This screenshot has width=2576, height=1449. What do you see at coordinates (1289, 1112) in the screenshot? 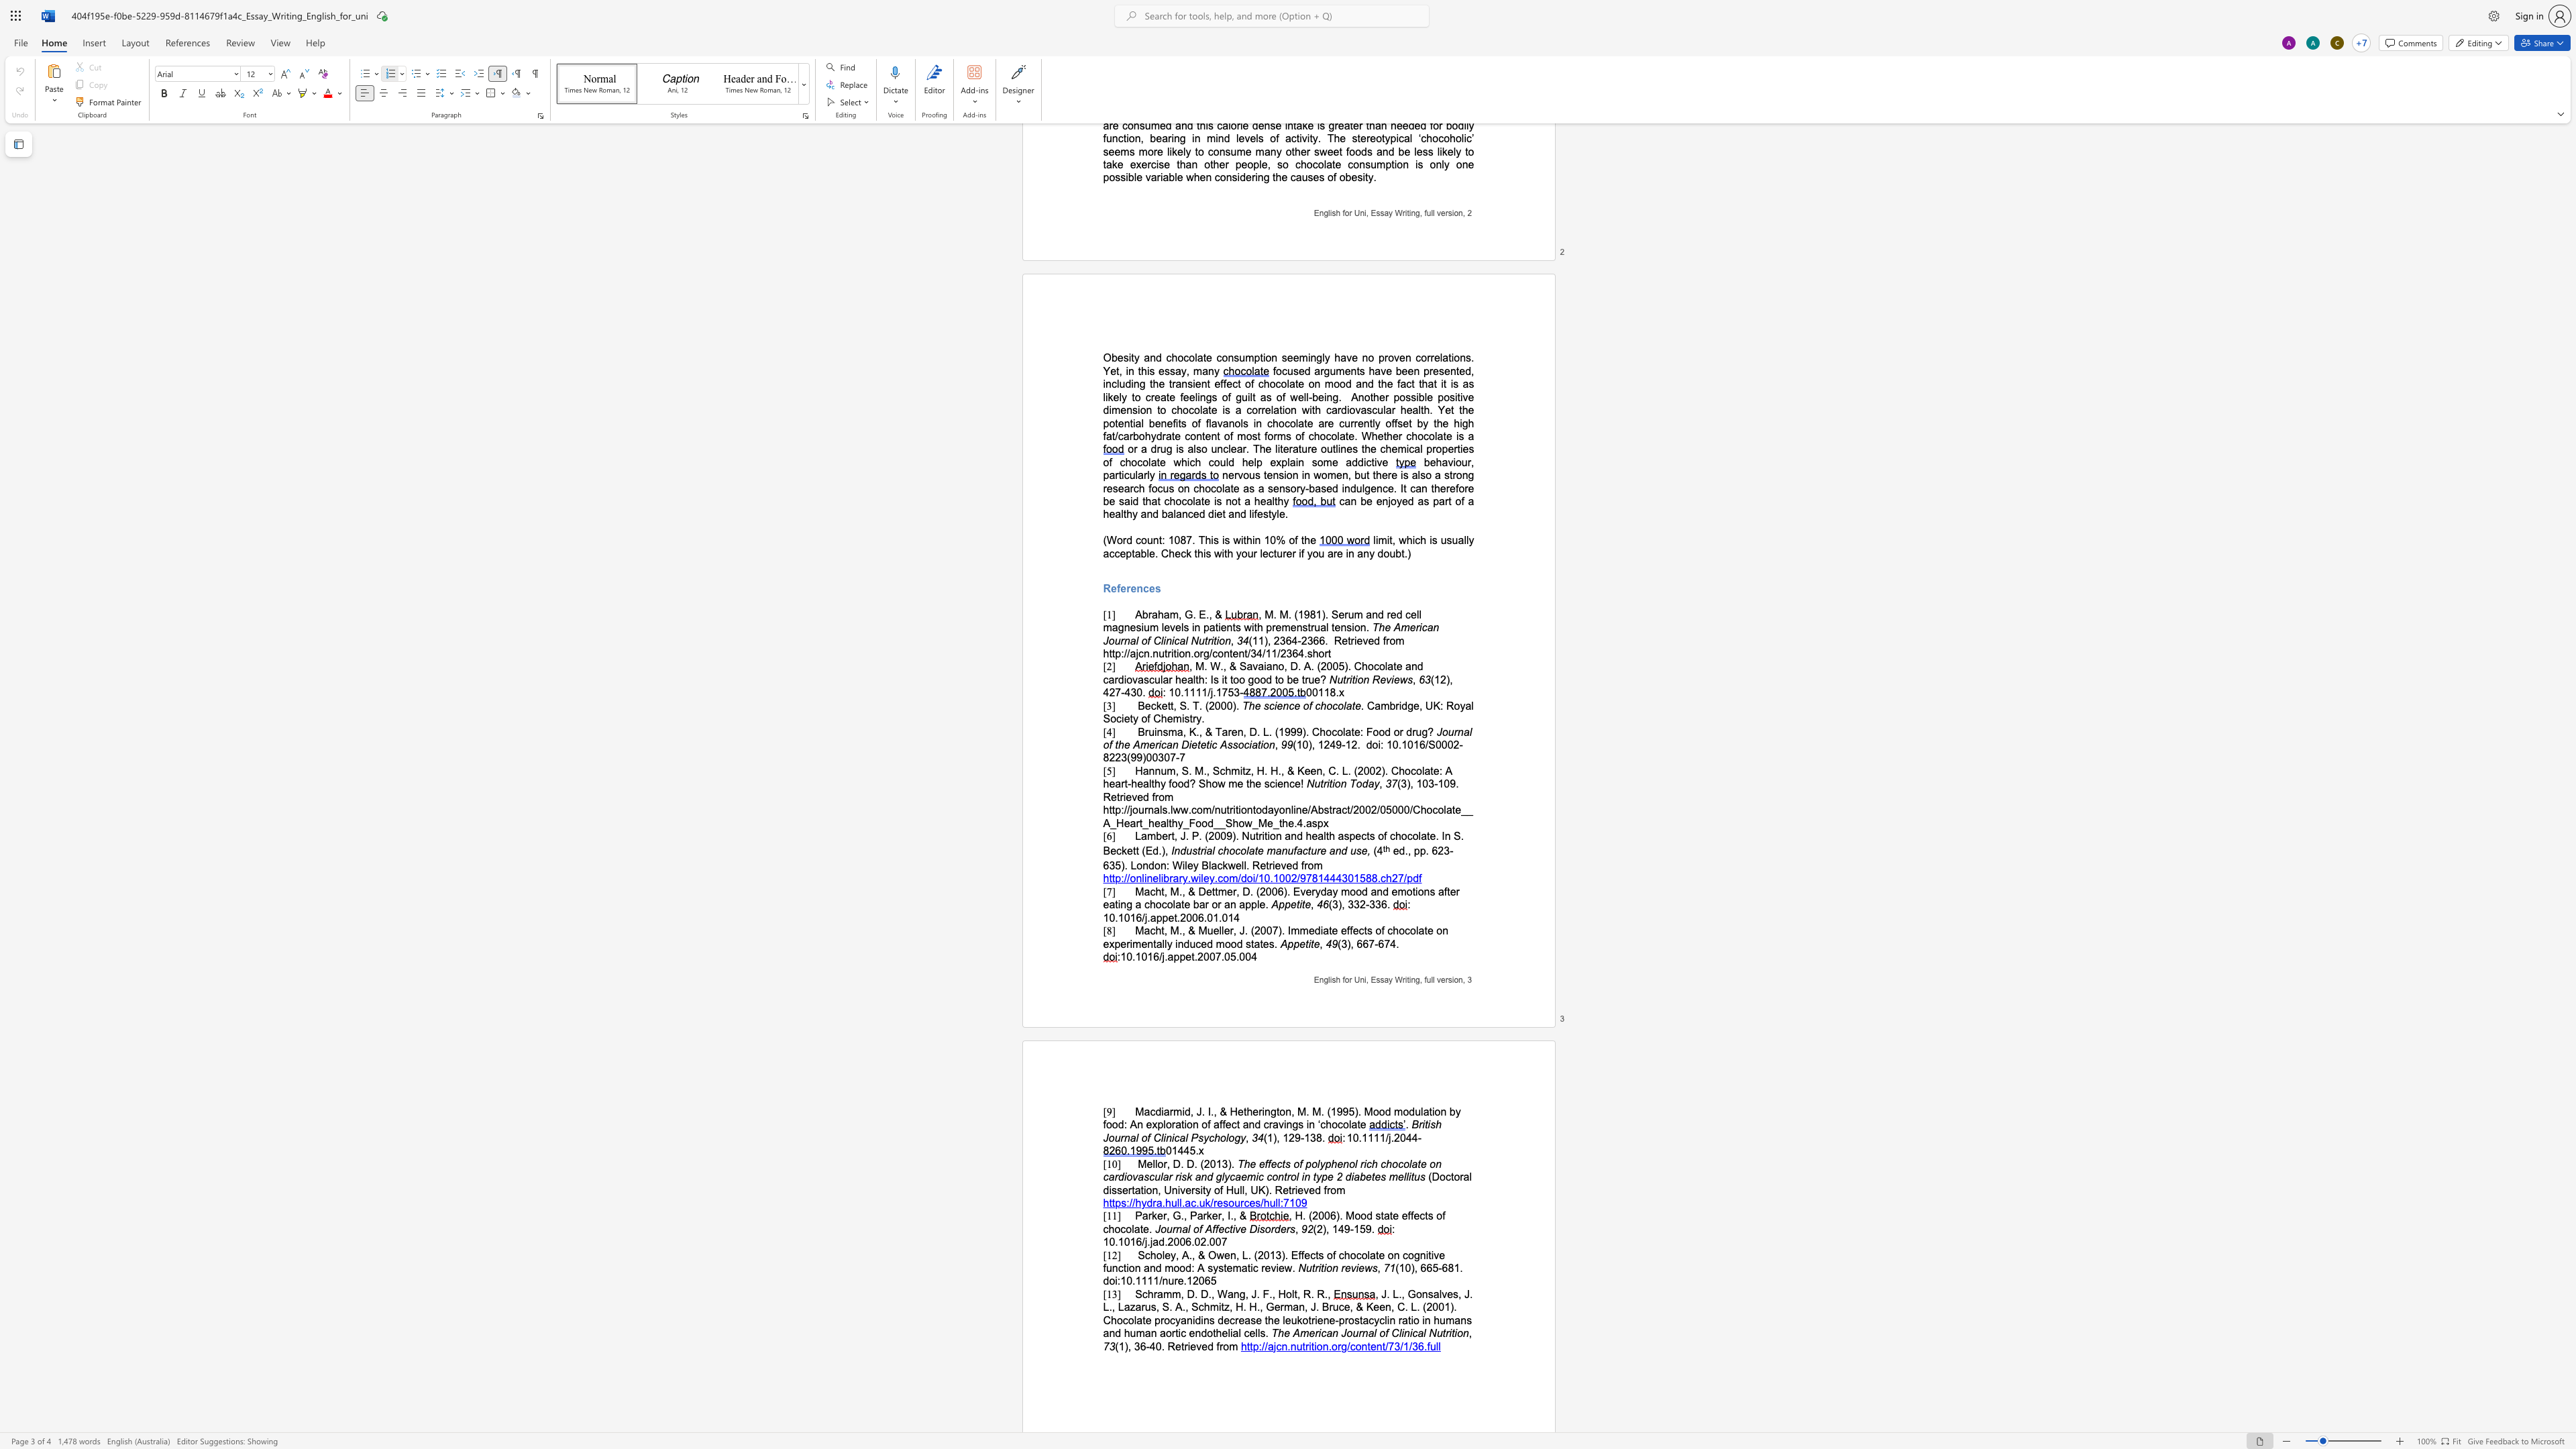
I see `the space between the continuous character "n" and "," in the text` at bounding box center [1289, 1112].